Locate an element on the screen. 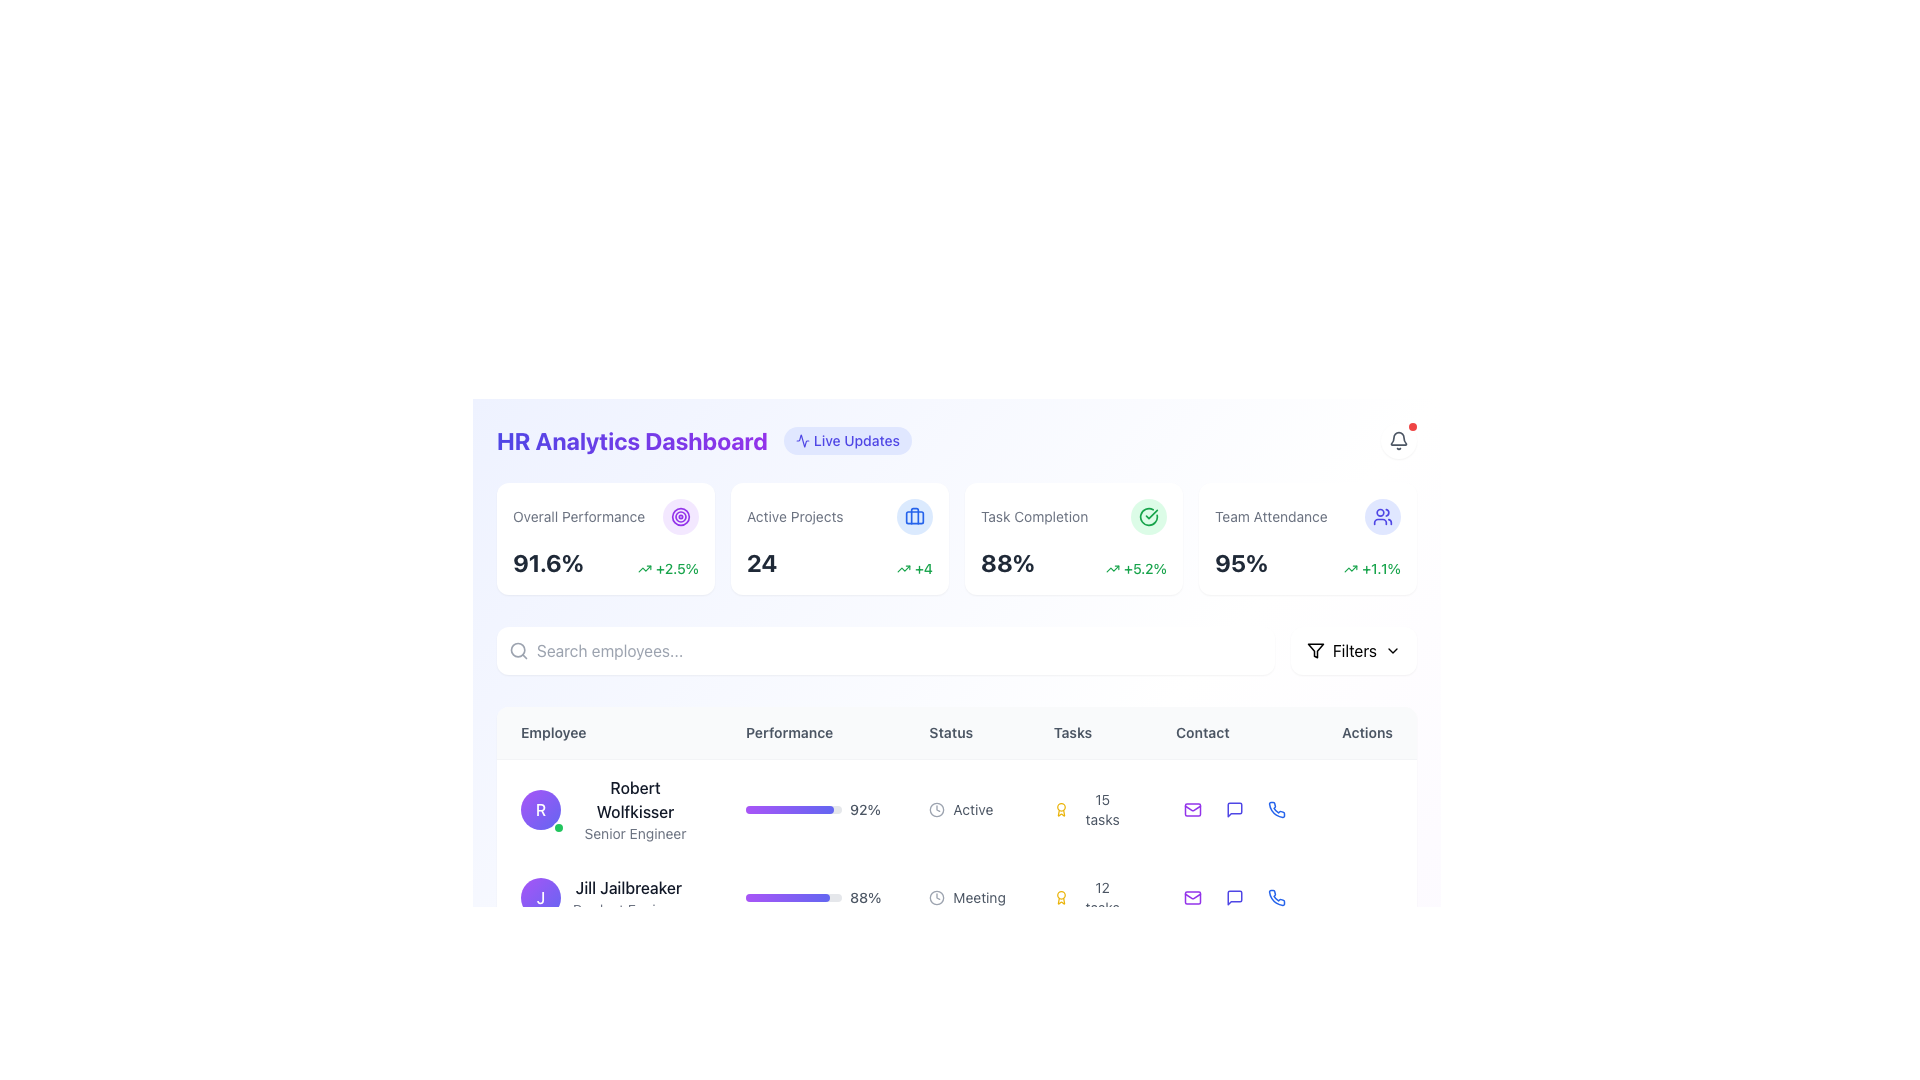 The height and width of the screenshot is (1080, 1920). the circular green outlined confirmation icon with a checkmark inside, located in the fourth box of the primary statistics section on the dashboard is located at coordinates (1148, 515).